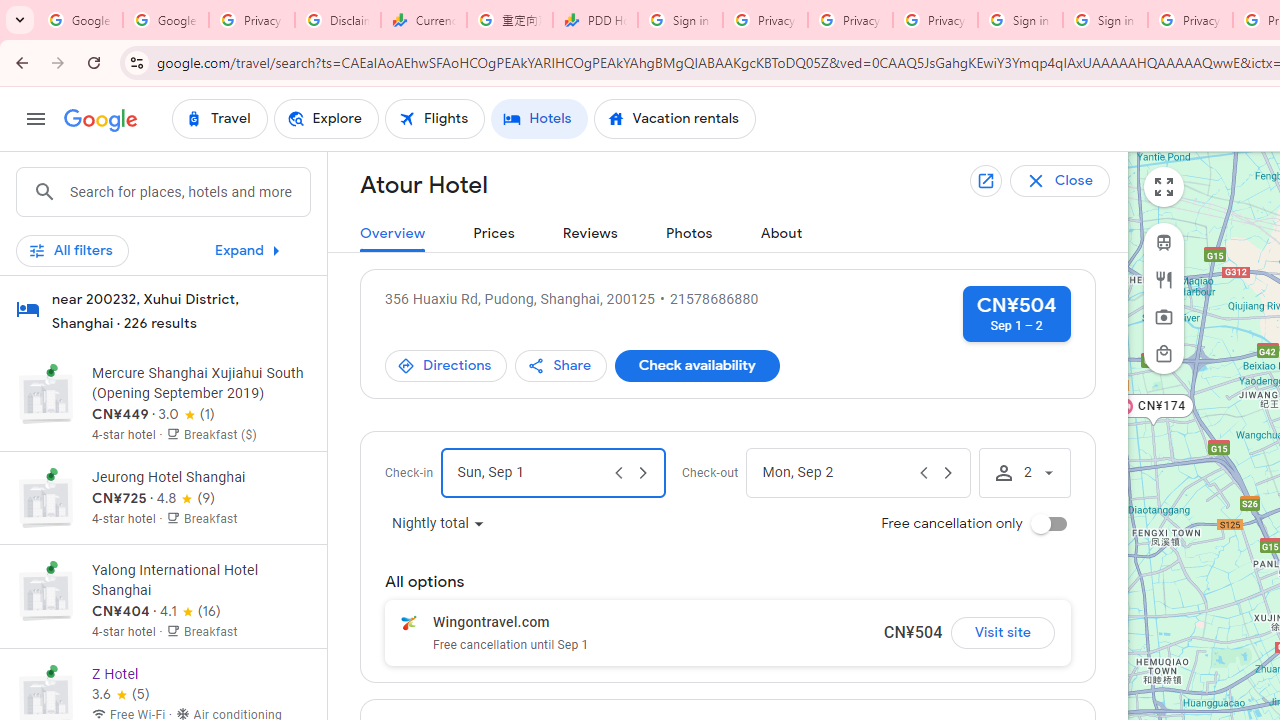 The width and height of the screenshot is (1280, 720). I want to click on 'Open Atour Hotel in a new tab.', so click(987, 181).